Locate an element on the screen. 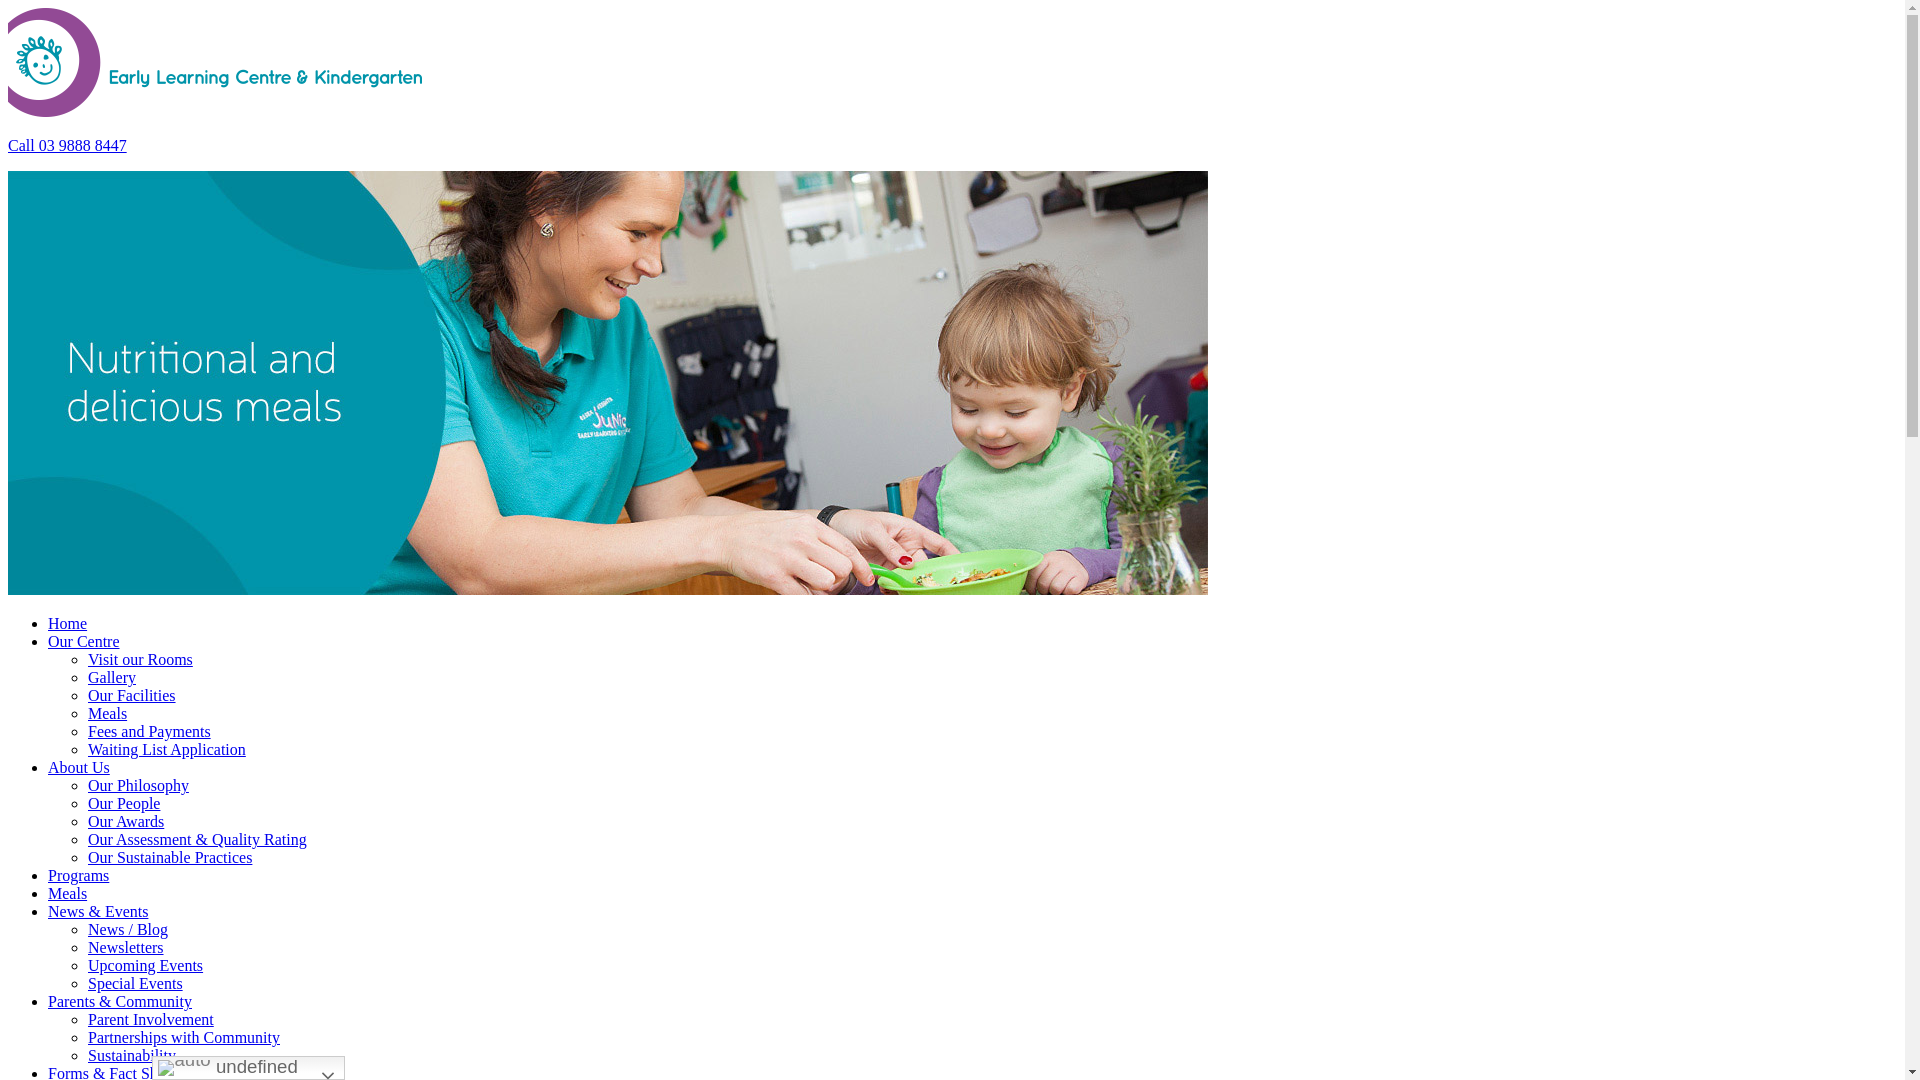 This screenshot has height=1080, width=1920. 'Our People' is located at coordinates (123, 802).